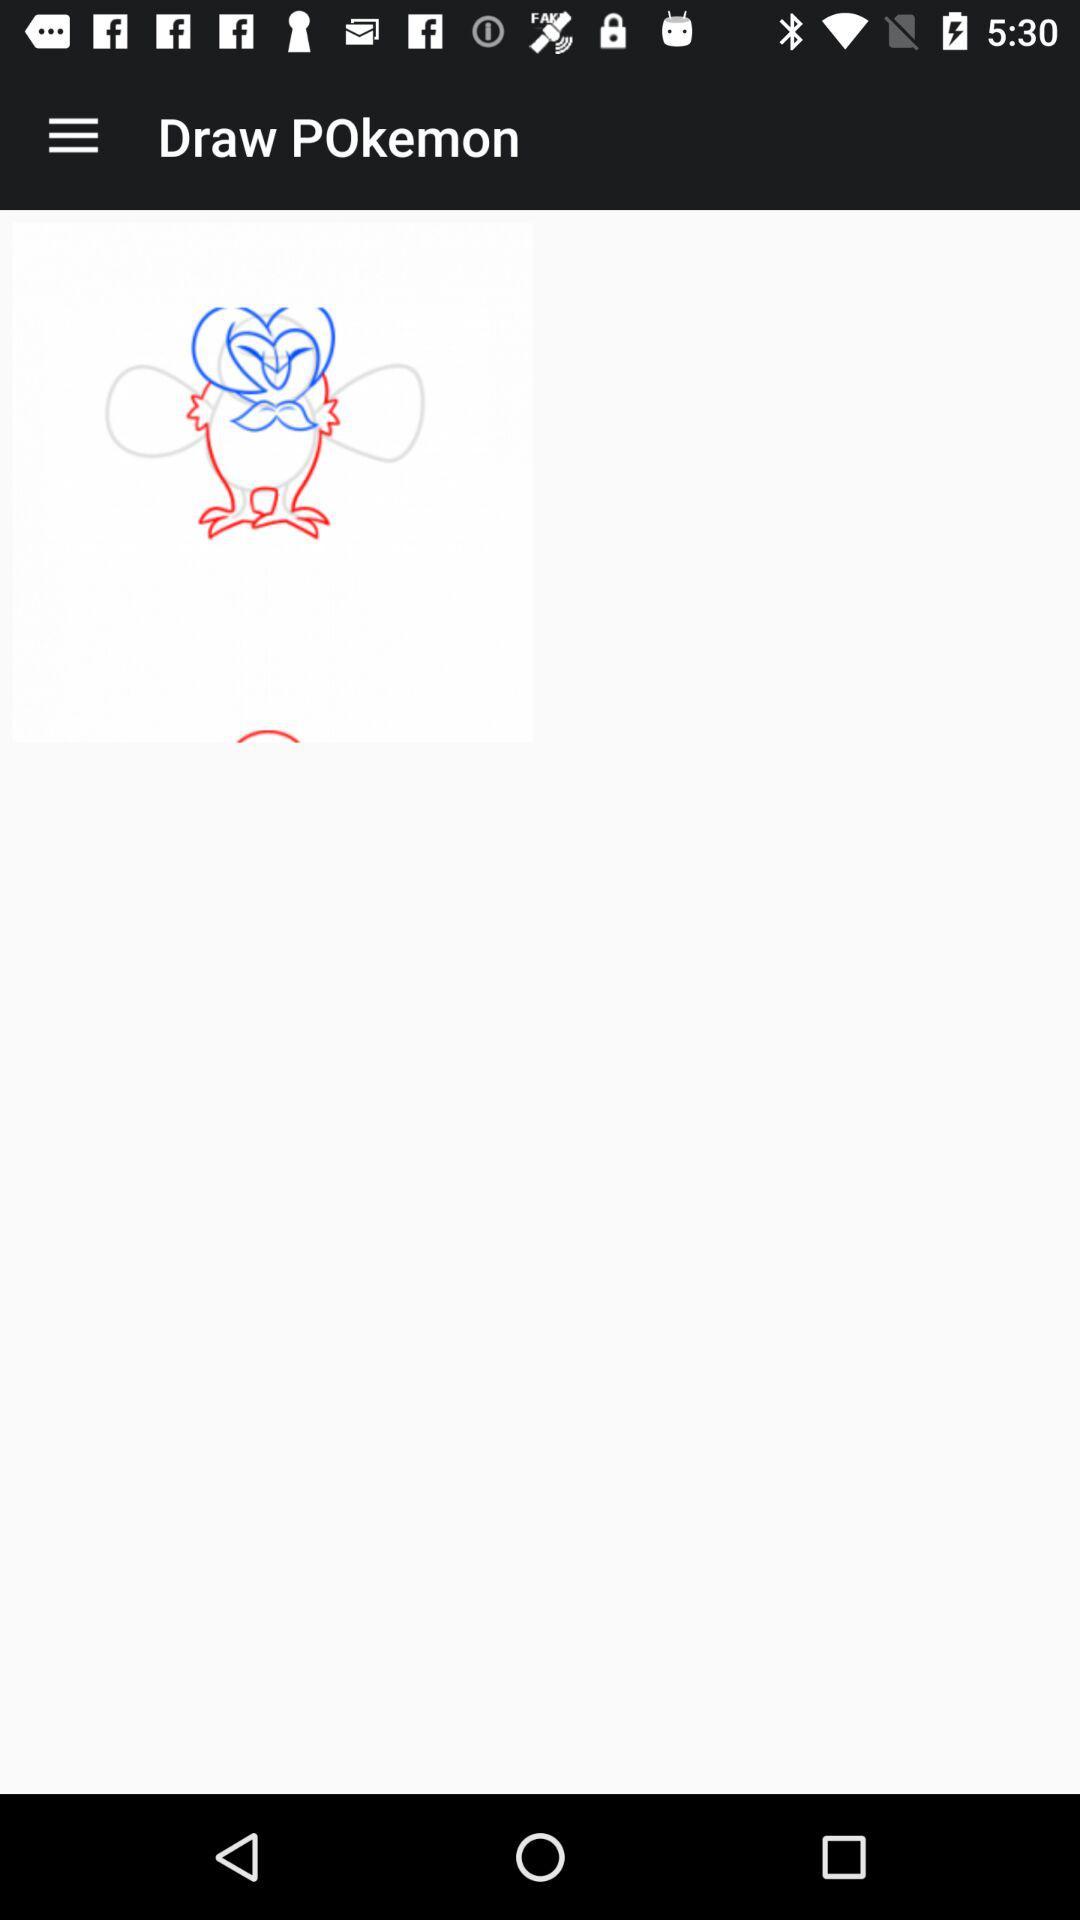 The width and height of the screenshot is (1080, 1920). Describe the element at coordinates (72, 135) in the screenshot. I see `app to the left of draw pokemon app` at that location.